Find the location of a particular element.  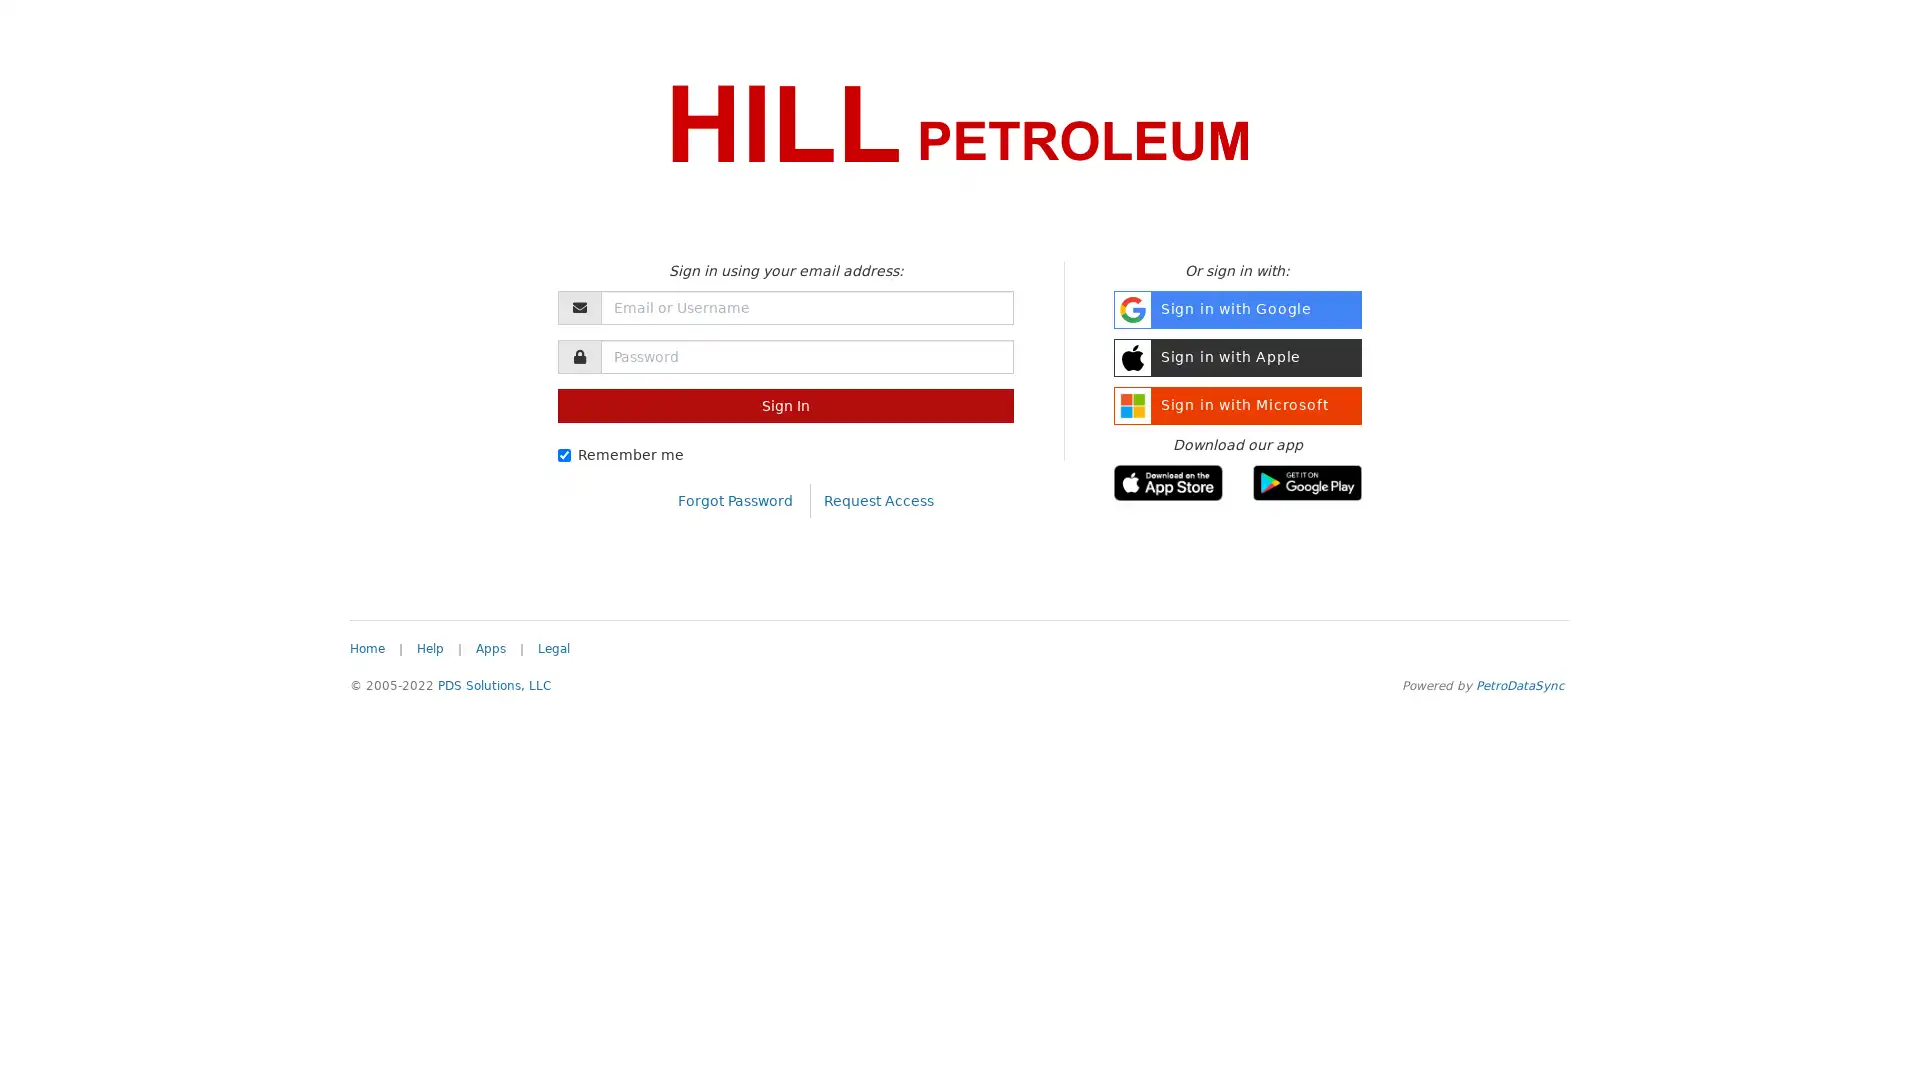

Request Access is located at coordinates (878, 499).